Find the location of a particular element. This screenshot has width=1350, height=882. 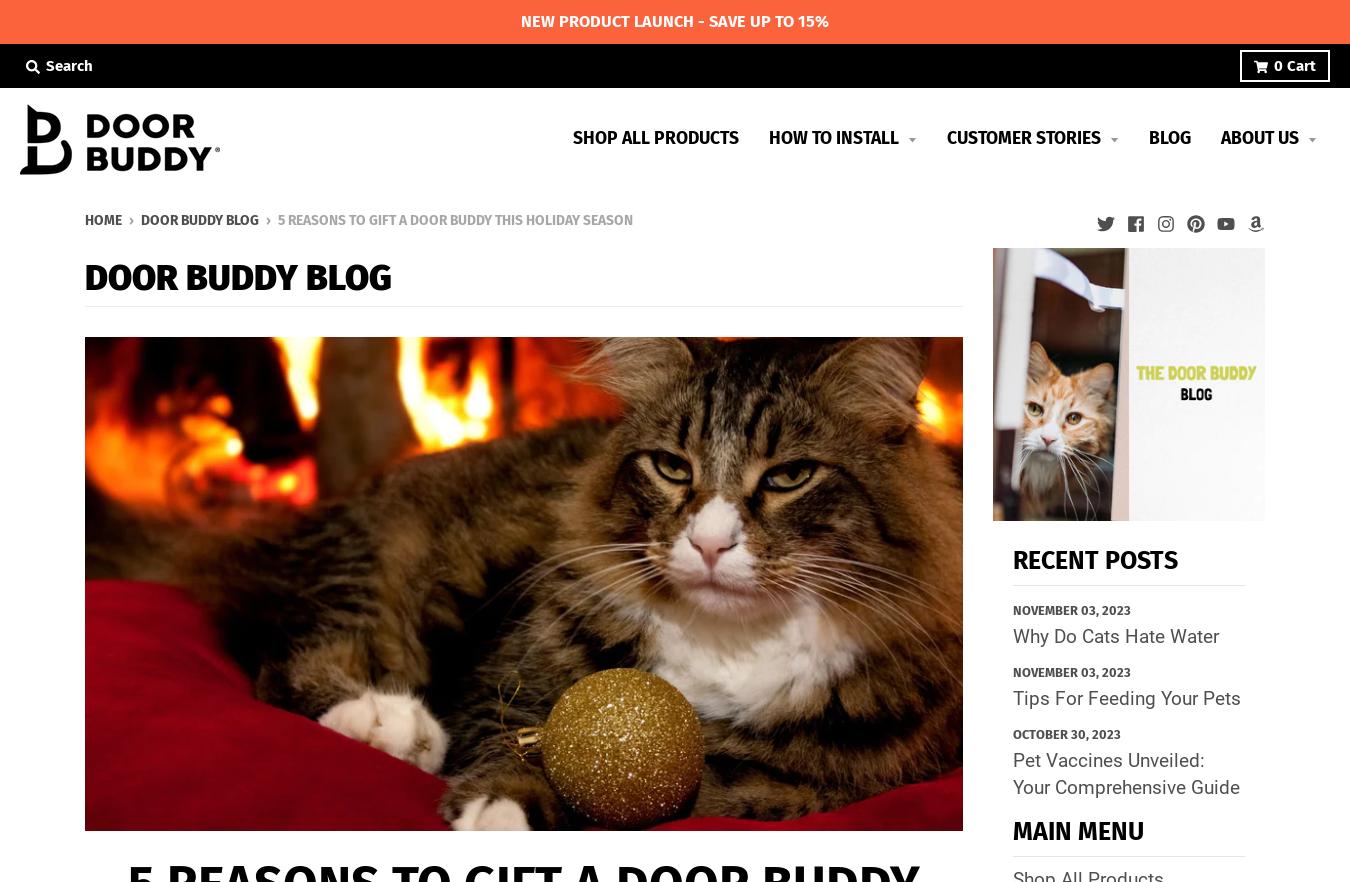

'Shop All Products' is located at coordinates (655, 138).